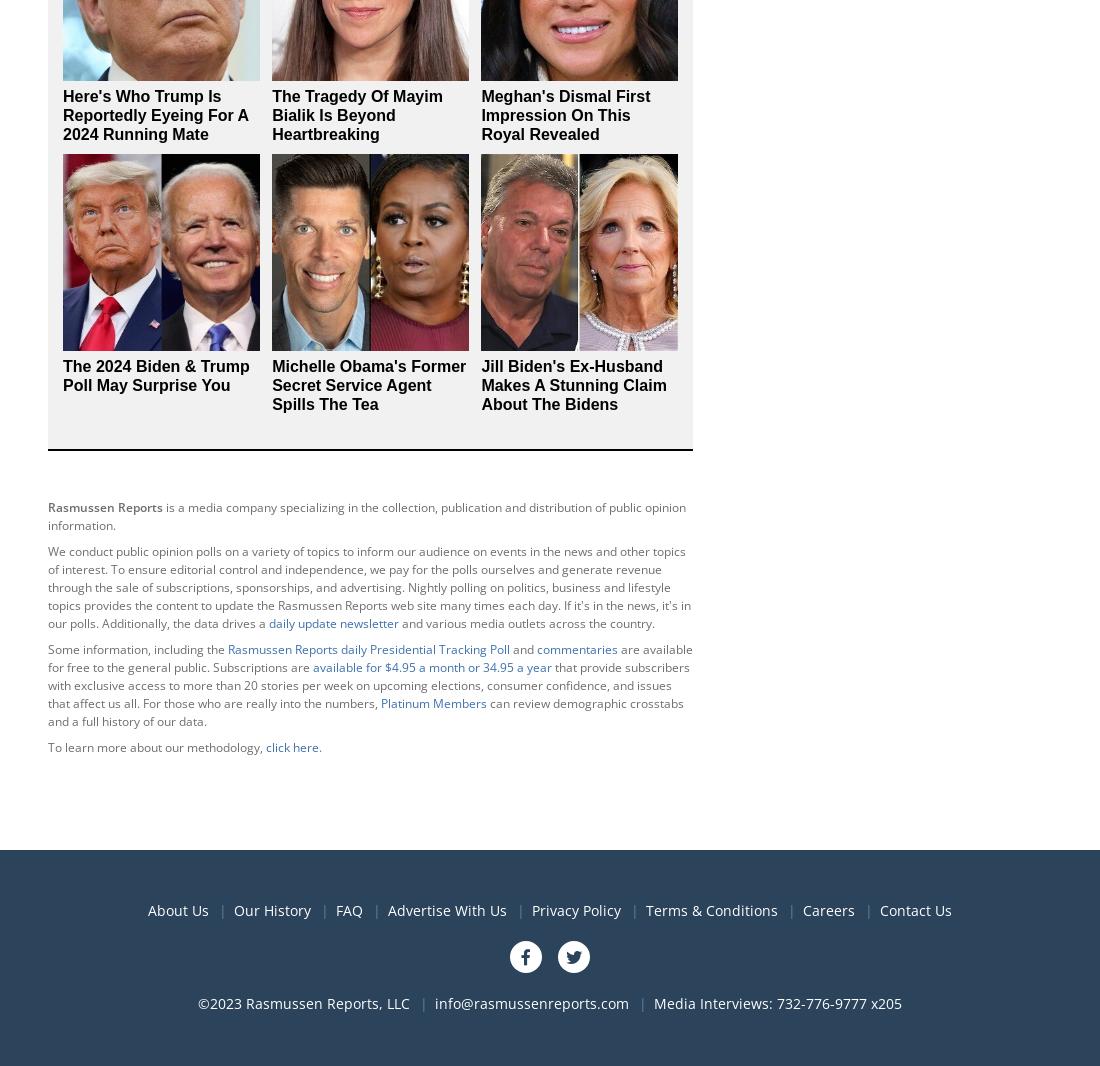  Describe the element at coordinates (778, 1002) in the screenshot. I see `'Media Interviews: 732-776-9777 x205'` at that location.